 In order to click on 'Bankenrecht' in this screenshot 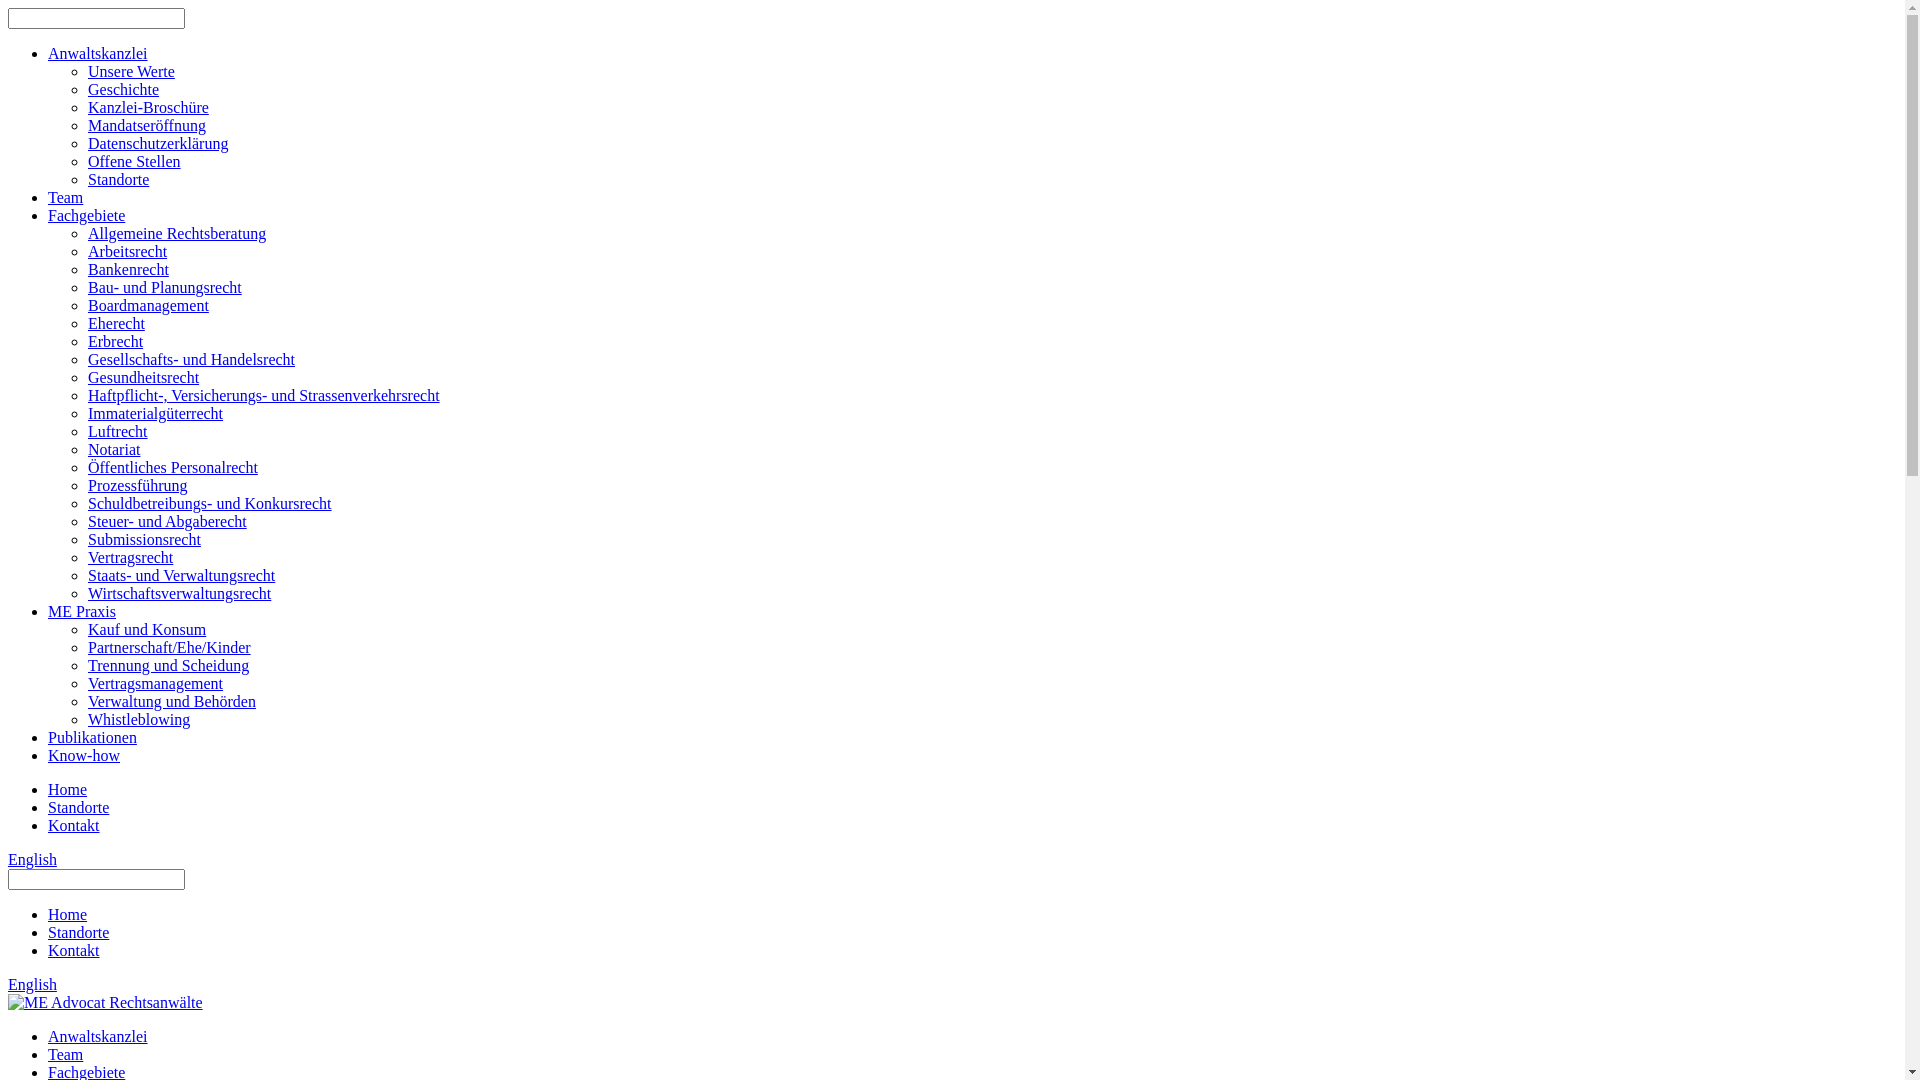, I will do `click(86, 268)`.